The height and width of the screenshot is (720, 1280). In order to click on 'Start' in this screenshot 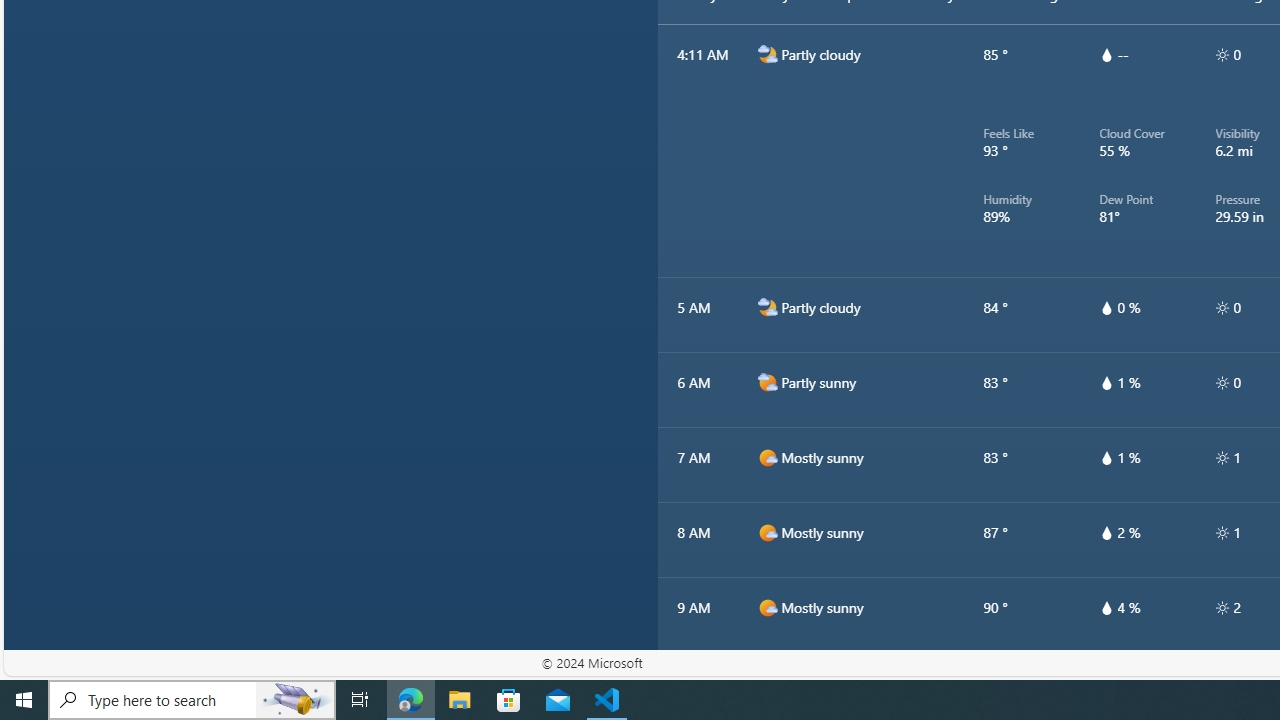, I will do `click(24, 698)`.